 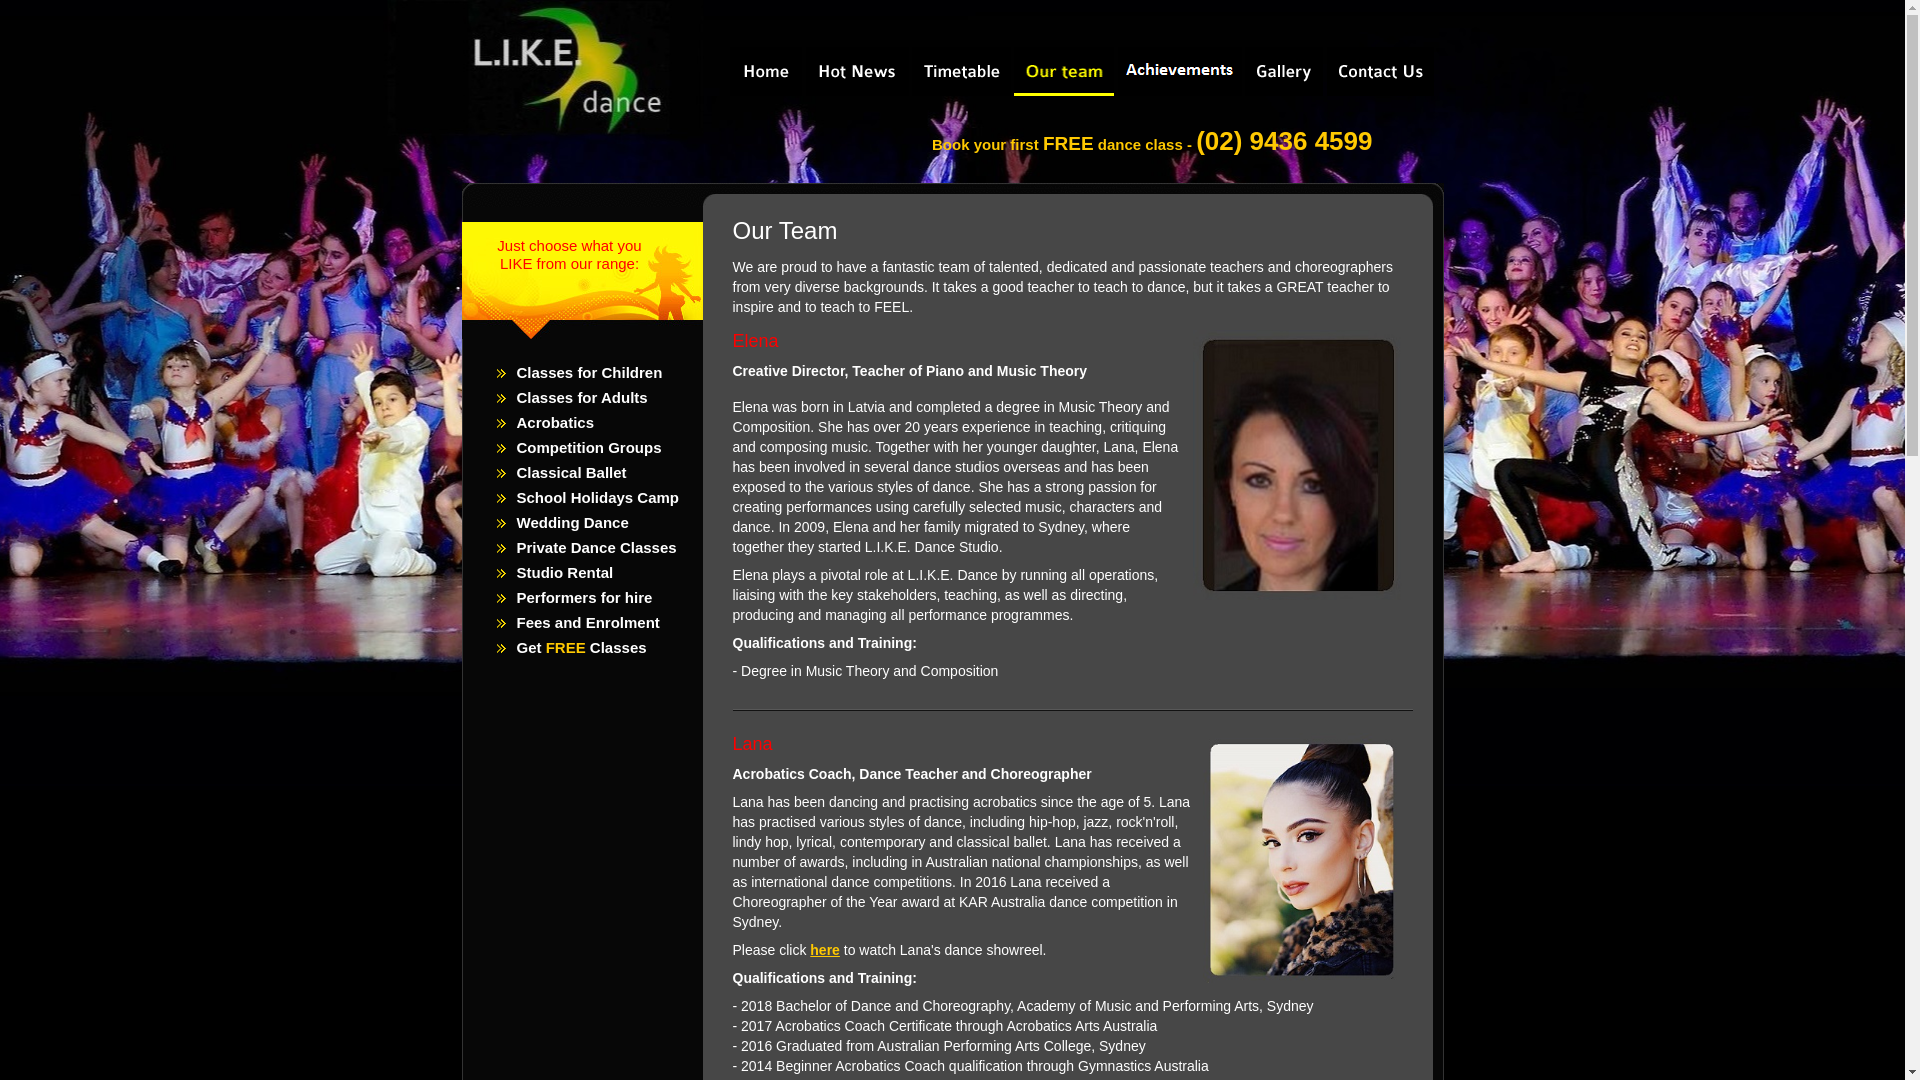 What do you see at coordinates (515, 621) in the screenshot?
I see `'Fees and Enrolment'` at bounding box center [515, 621].